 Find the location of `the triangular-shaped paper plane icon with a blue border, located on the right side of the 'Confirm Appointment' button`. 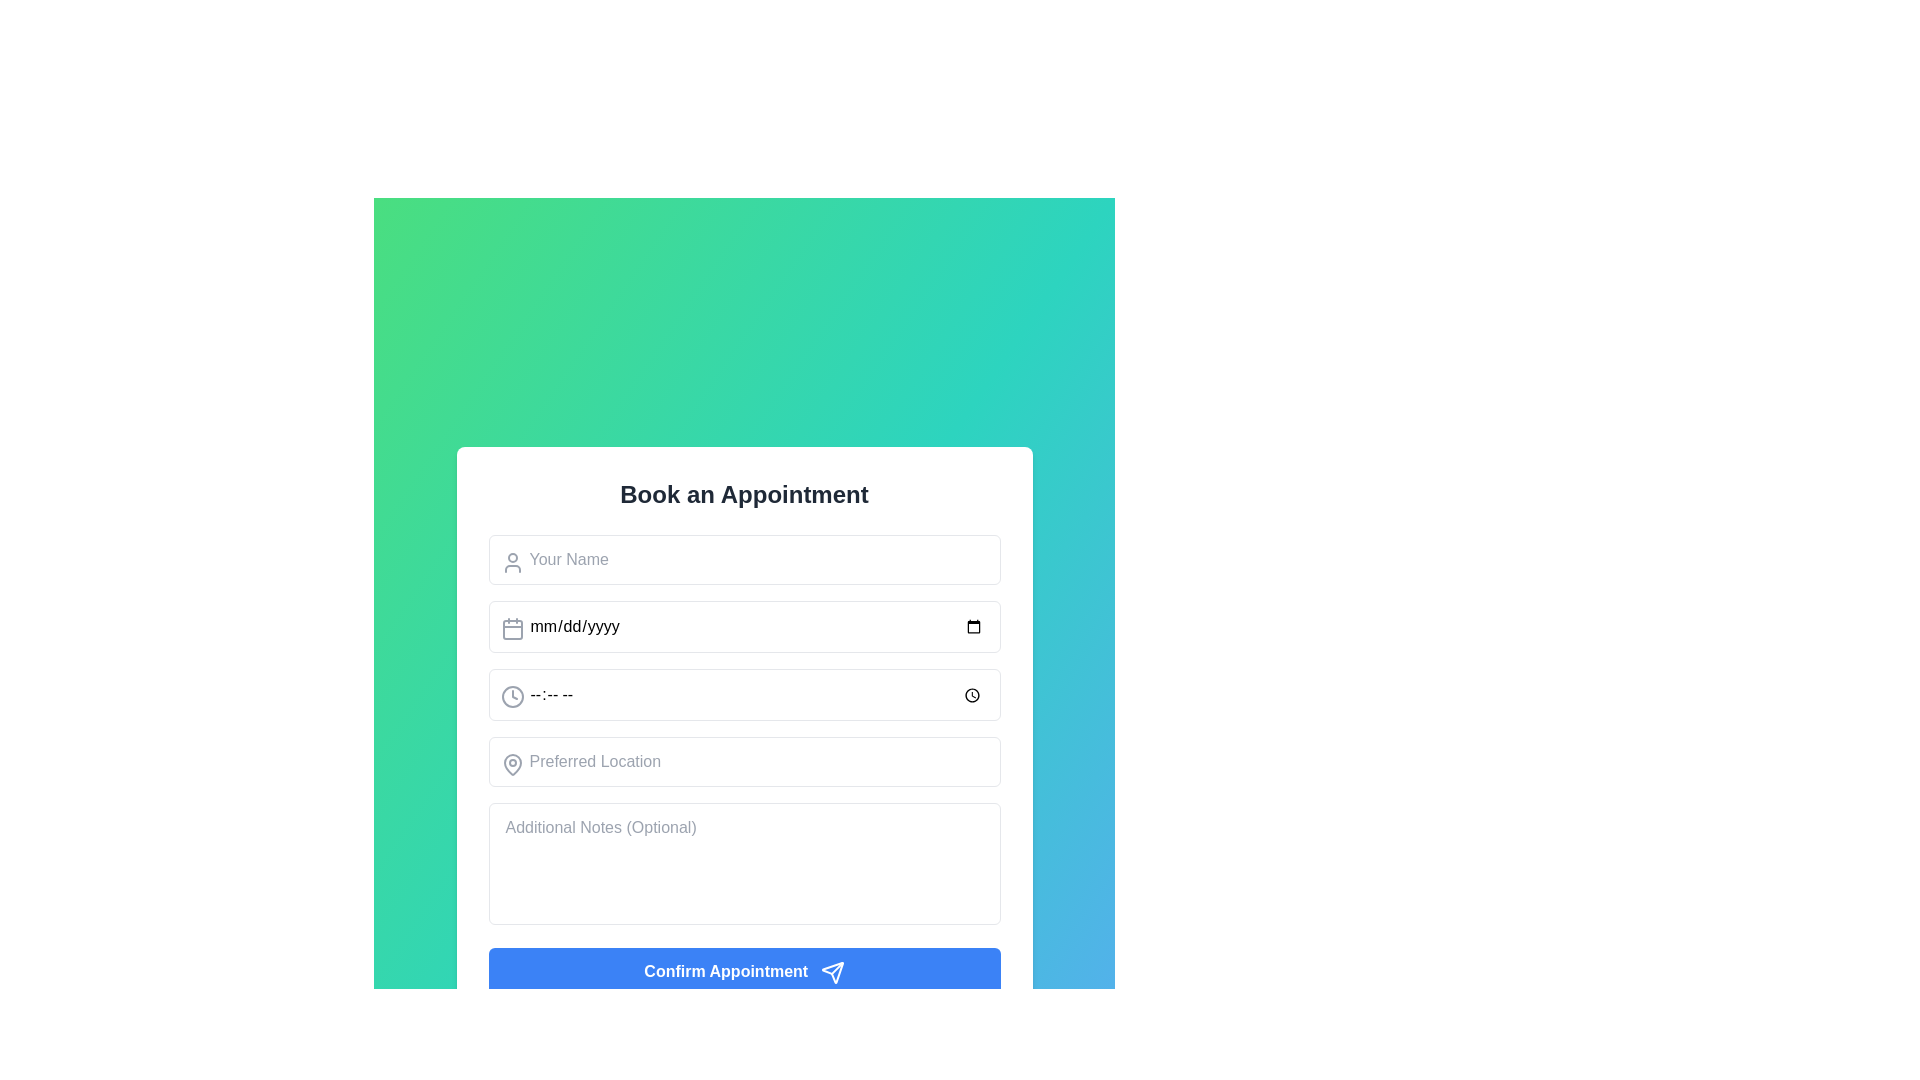

the triangular-shaped paper plane icon with a blue border, located on the right side of the 'Confirm Appointment' button is located at coordinates (832, 971).